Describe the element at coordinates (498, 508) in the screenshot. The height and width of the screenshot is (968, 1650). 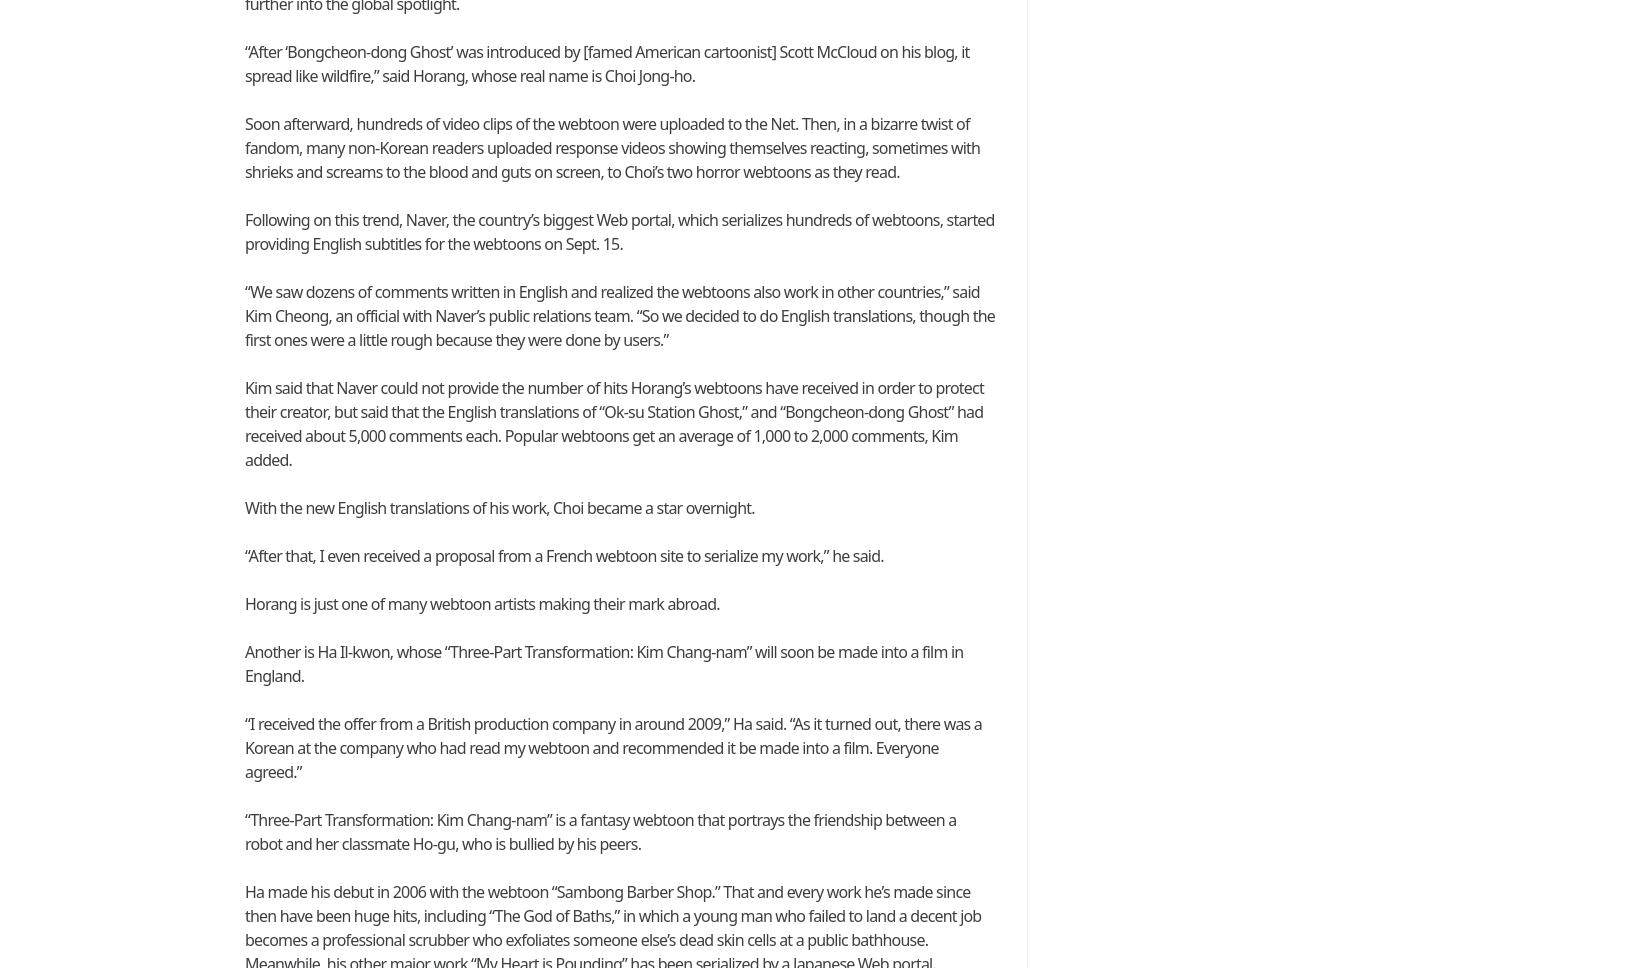
I see `'With the new English translations of his work, Choi became a star overnight.'` at that location.